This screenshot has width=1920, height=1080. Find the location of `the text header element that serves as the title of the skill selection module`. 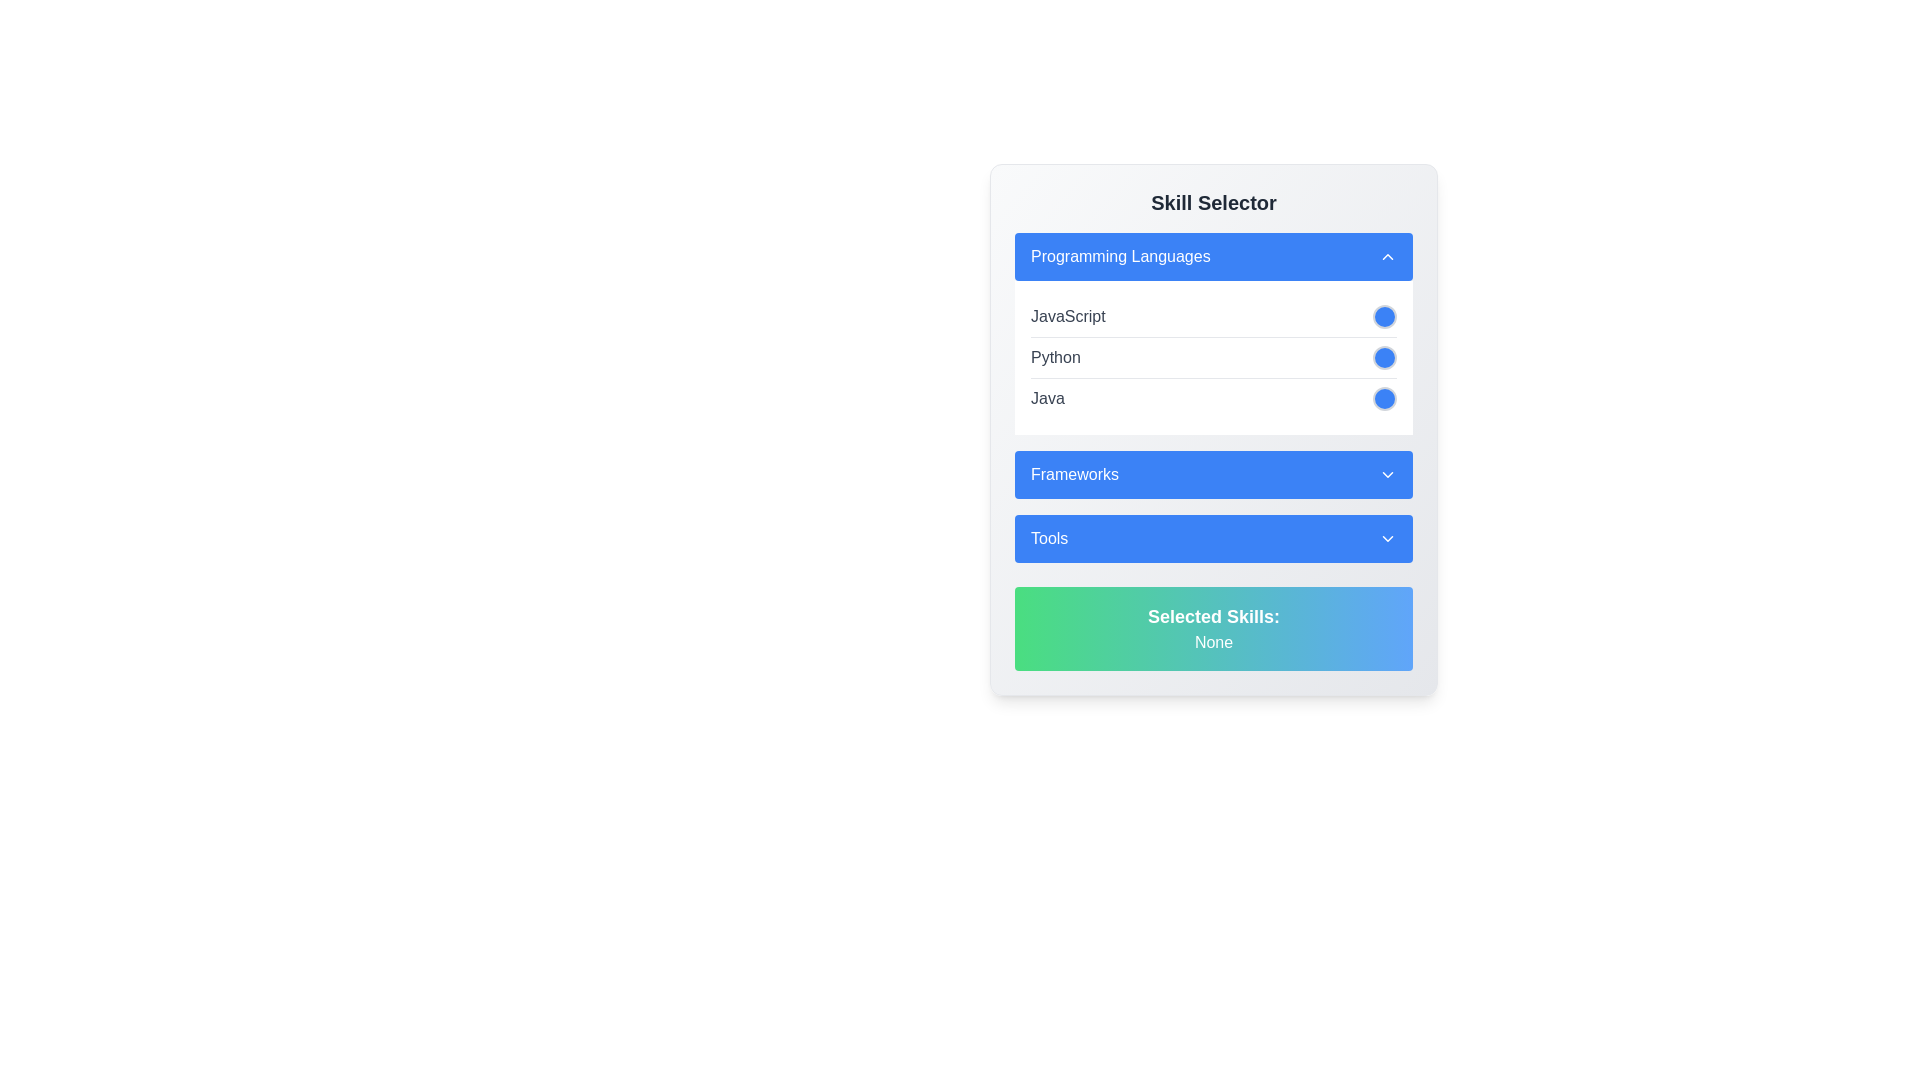

the text header element that serves as the title of the skill selection module is located at coordinates (1213, 203).